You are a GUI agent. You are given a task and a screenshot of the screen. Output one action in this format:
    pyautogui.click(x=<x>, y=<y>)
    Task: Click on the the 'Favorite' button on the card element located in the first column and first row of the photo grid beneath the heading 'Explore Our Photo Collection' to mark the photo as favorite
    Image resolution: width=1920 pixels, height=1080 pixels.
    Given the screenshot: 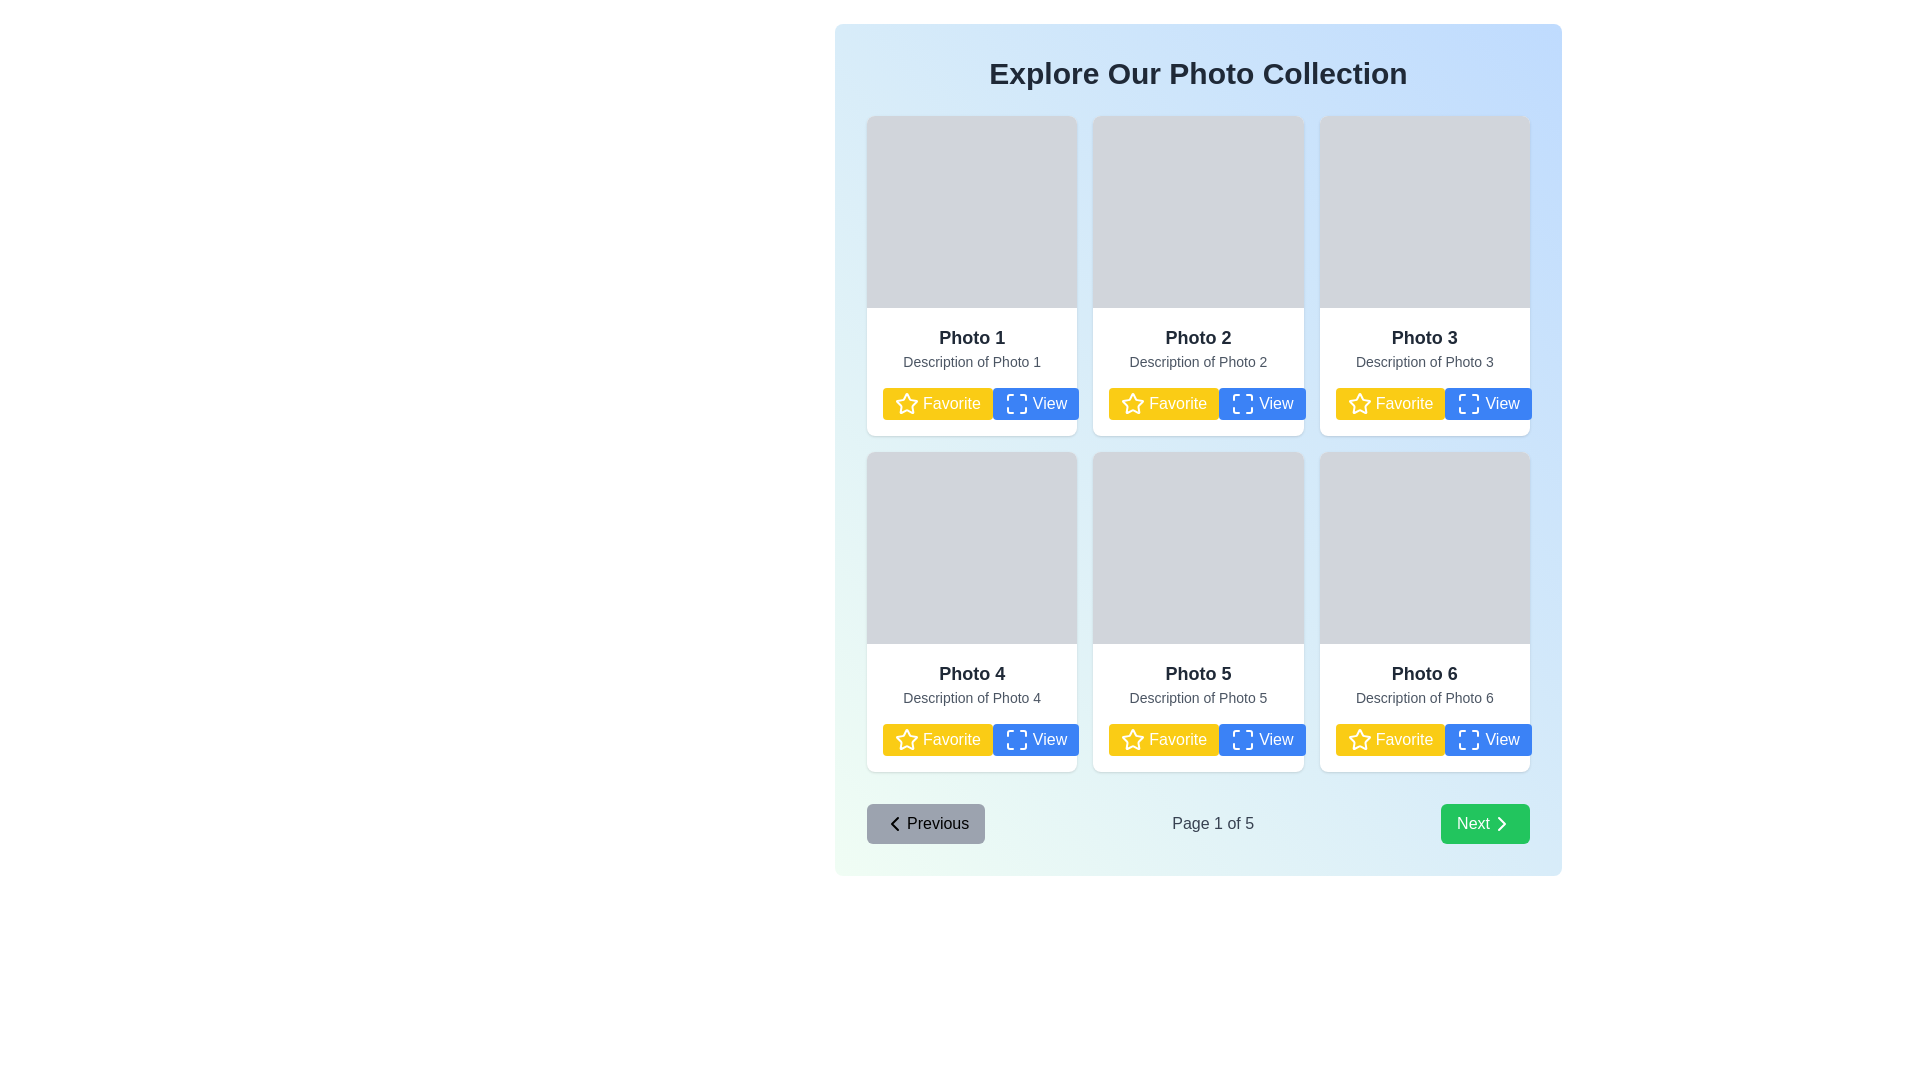 What is the action you would take?
    pyautogui.click(x=972, y=371)
    